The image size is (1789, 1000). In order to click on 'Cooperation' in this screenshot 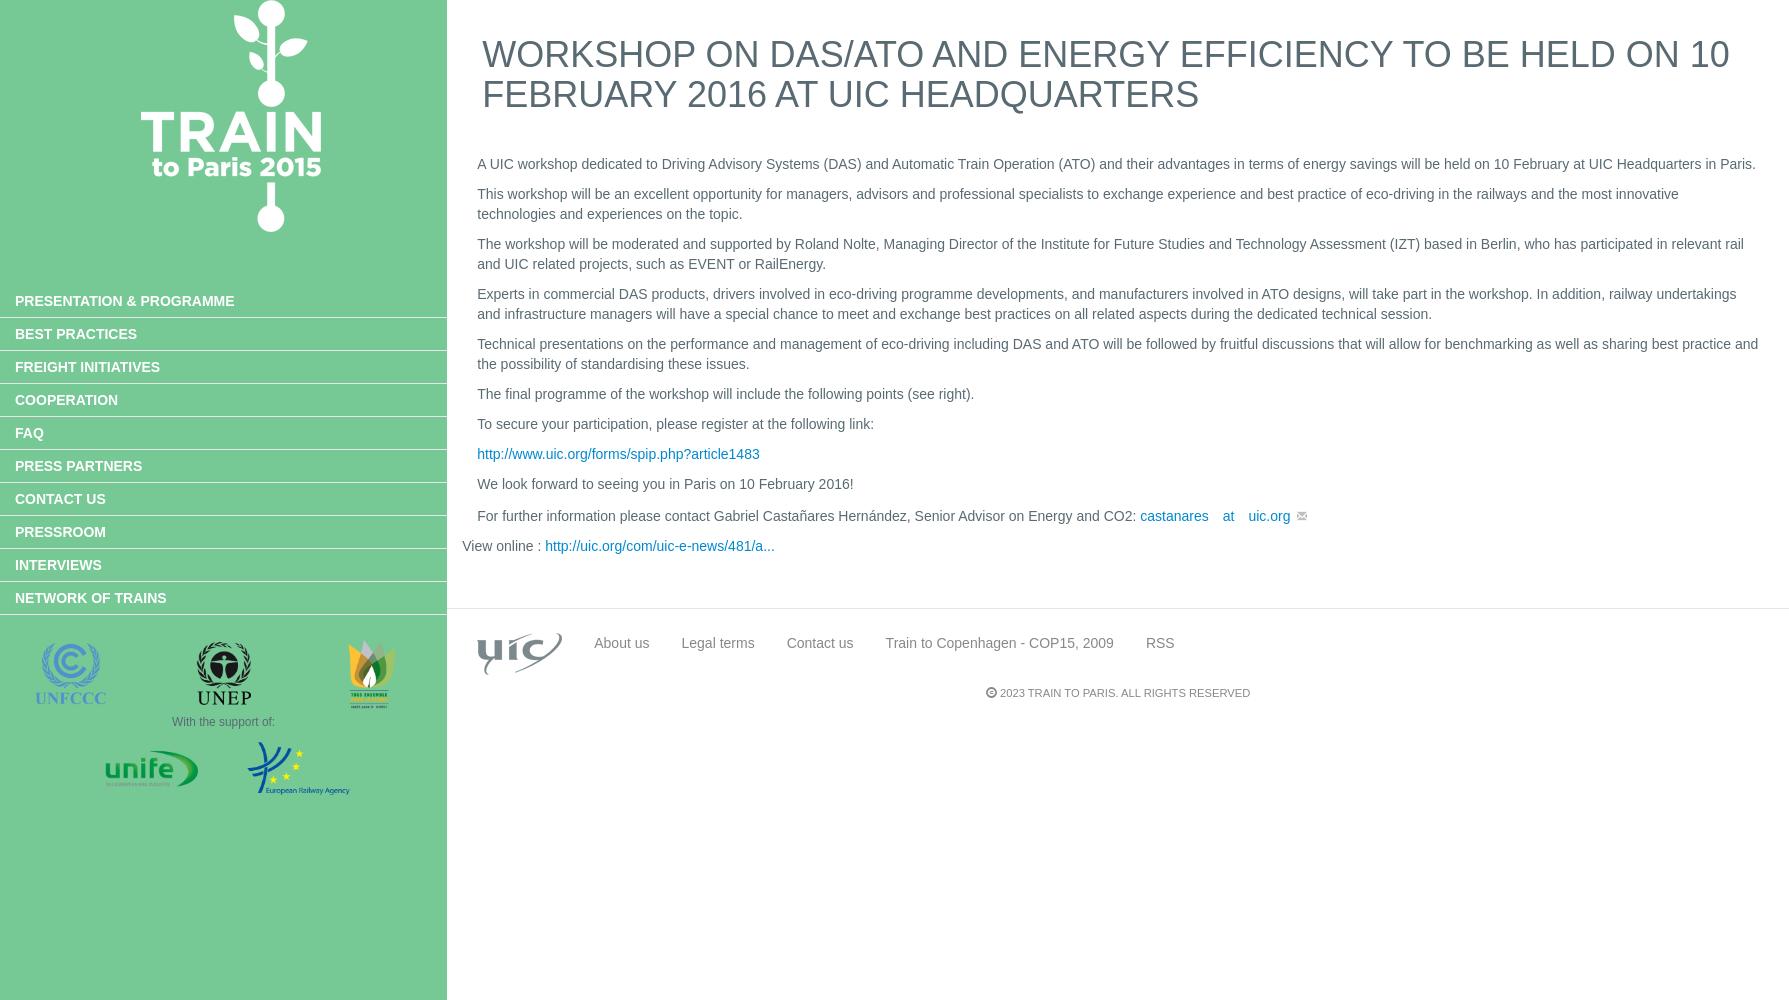, I will do `click(66, 400)`.